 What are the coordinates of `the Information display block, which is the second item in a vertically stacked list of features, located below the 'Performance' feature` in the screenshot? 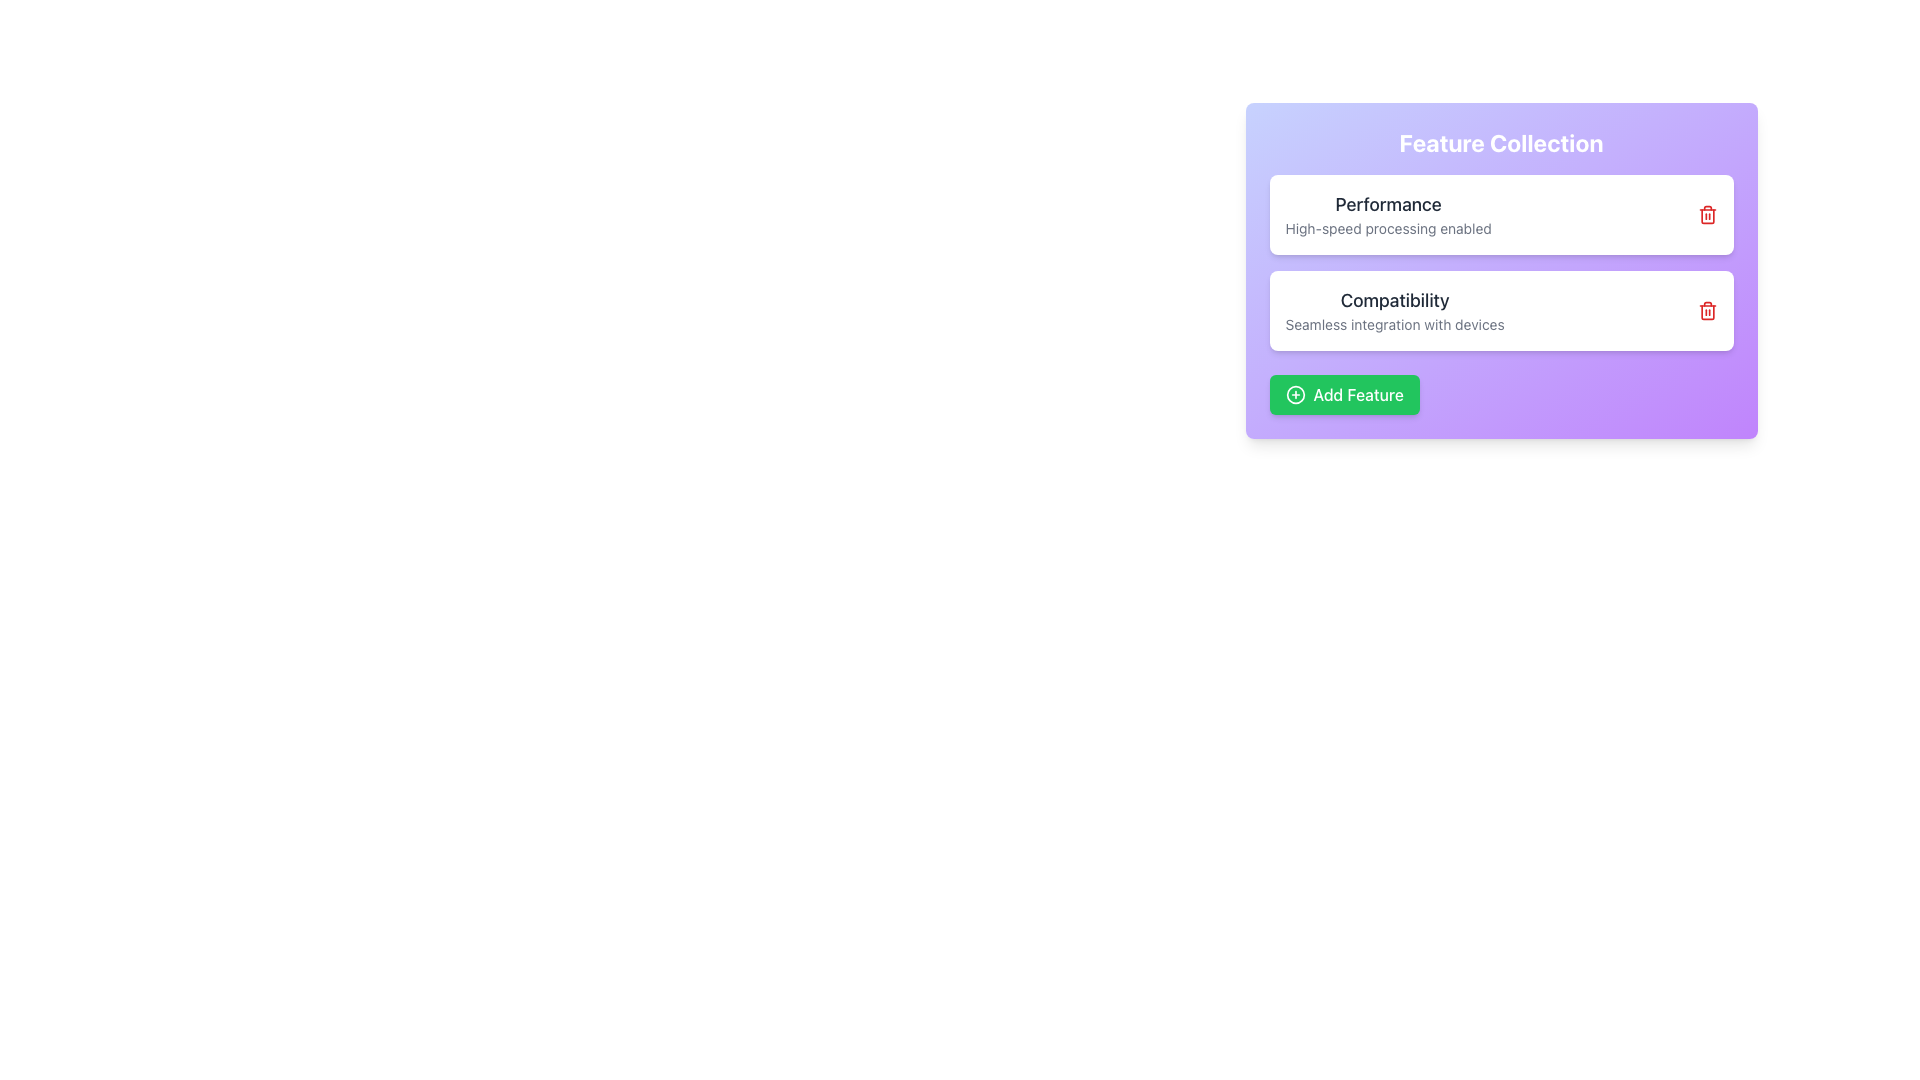 It's located at (1394, 311).